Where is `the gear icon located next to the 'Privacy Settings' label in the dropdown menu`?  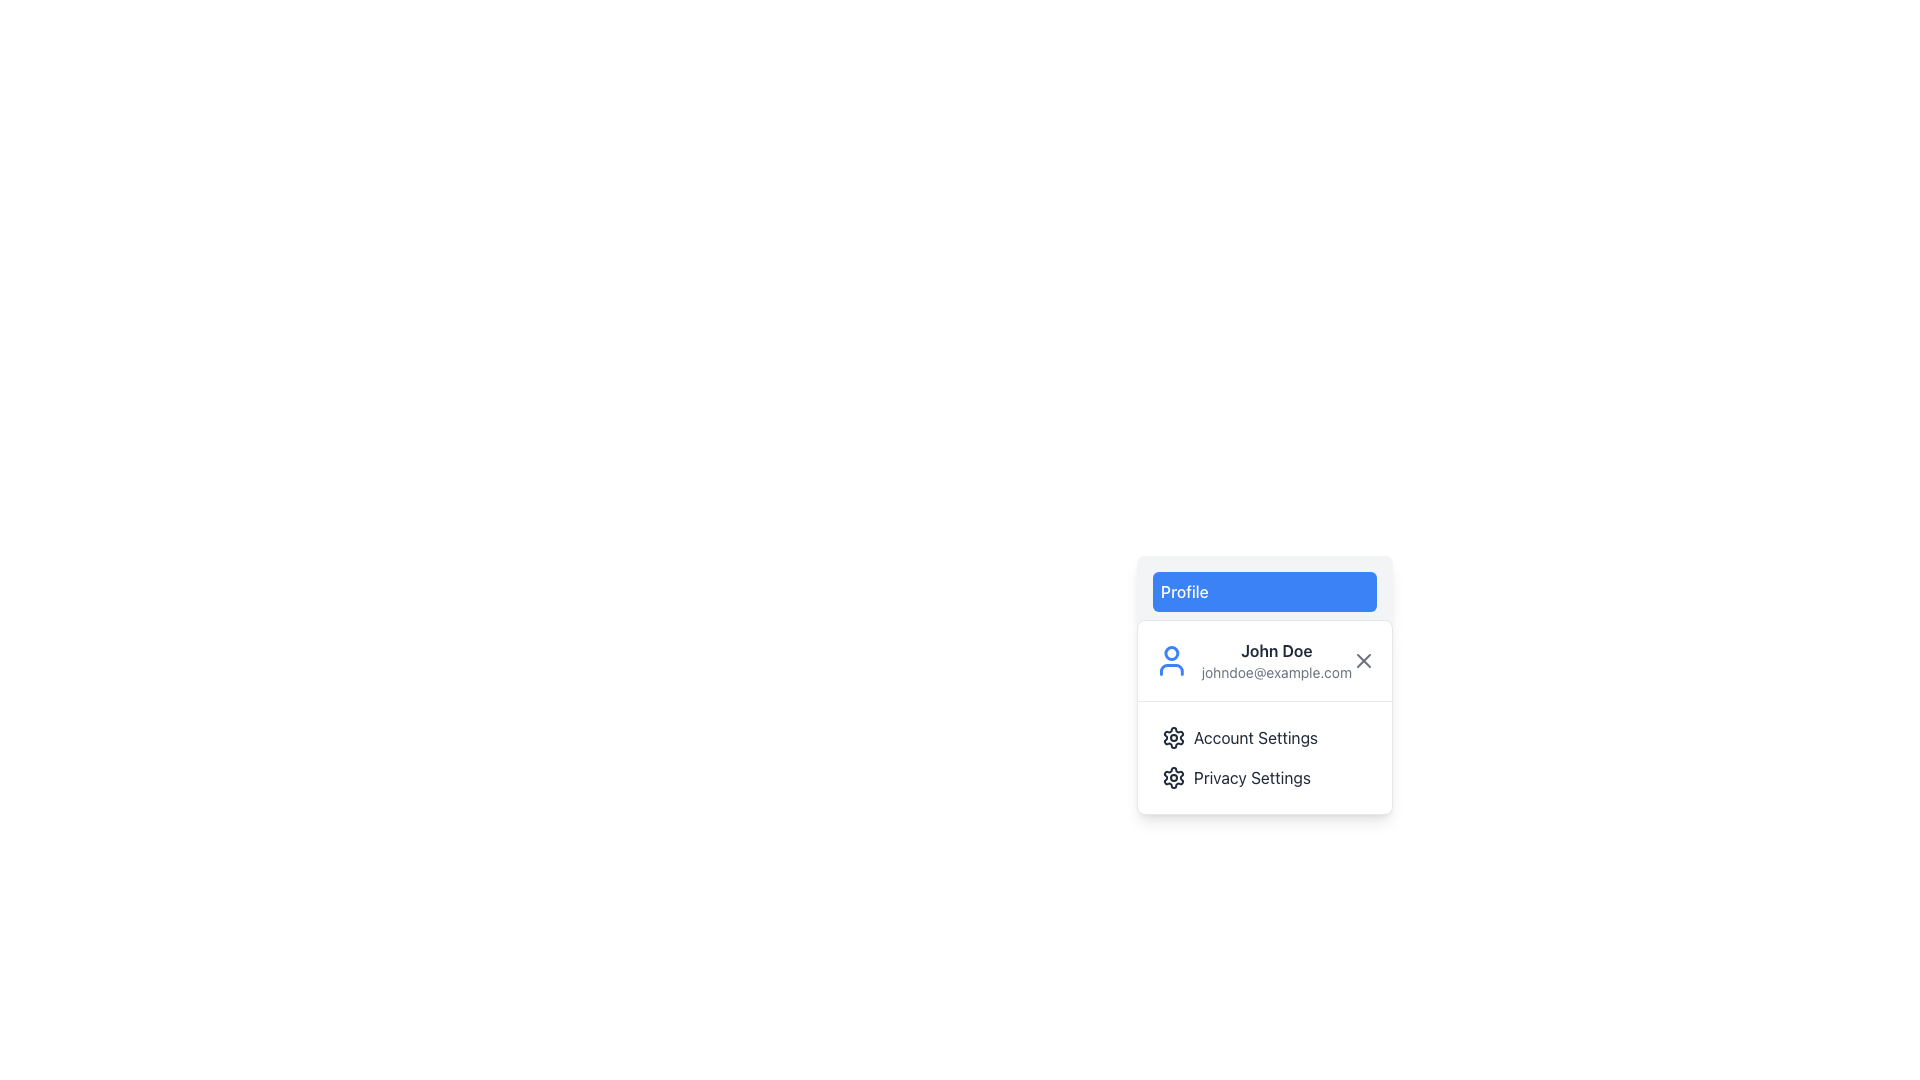 the gear icon located next to the 'Privacy Settings' label in the dropdown menu is located at coordinates (1174, 777).